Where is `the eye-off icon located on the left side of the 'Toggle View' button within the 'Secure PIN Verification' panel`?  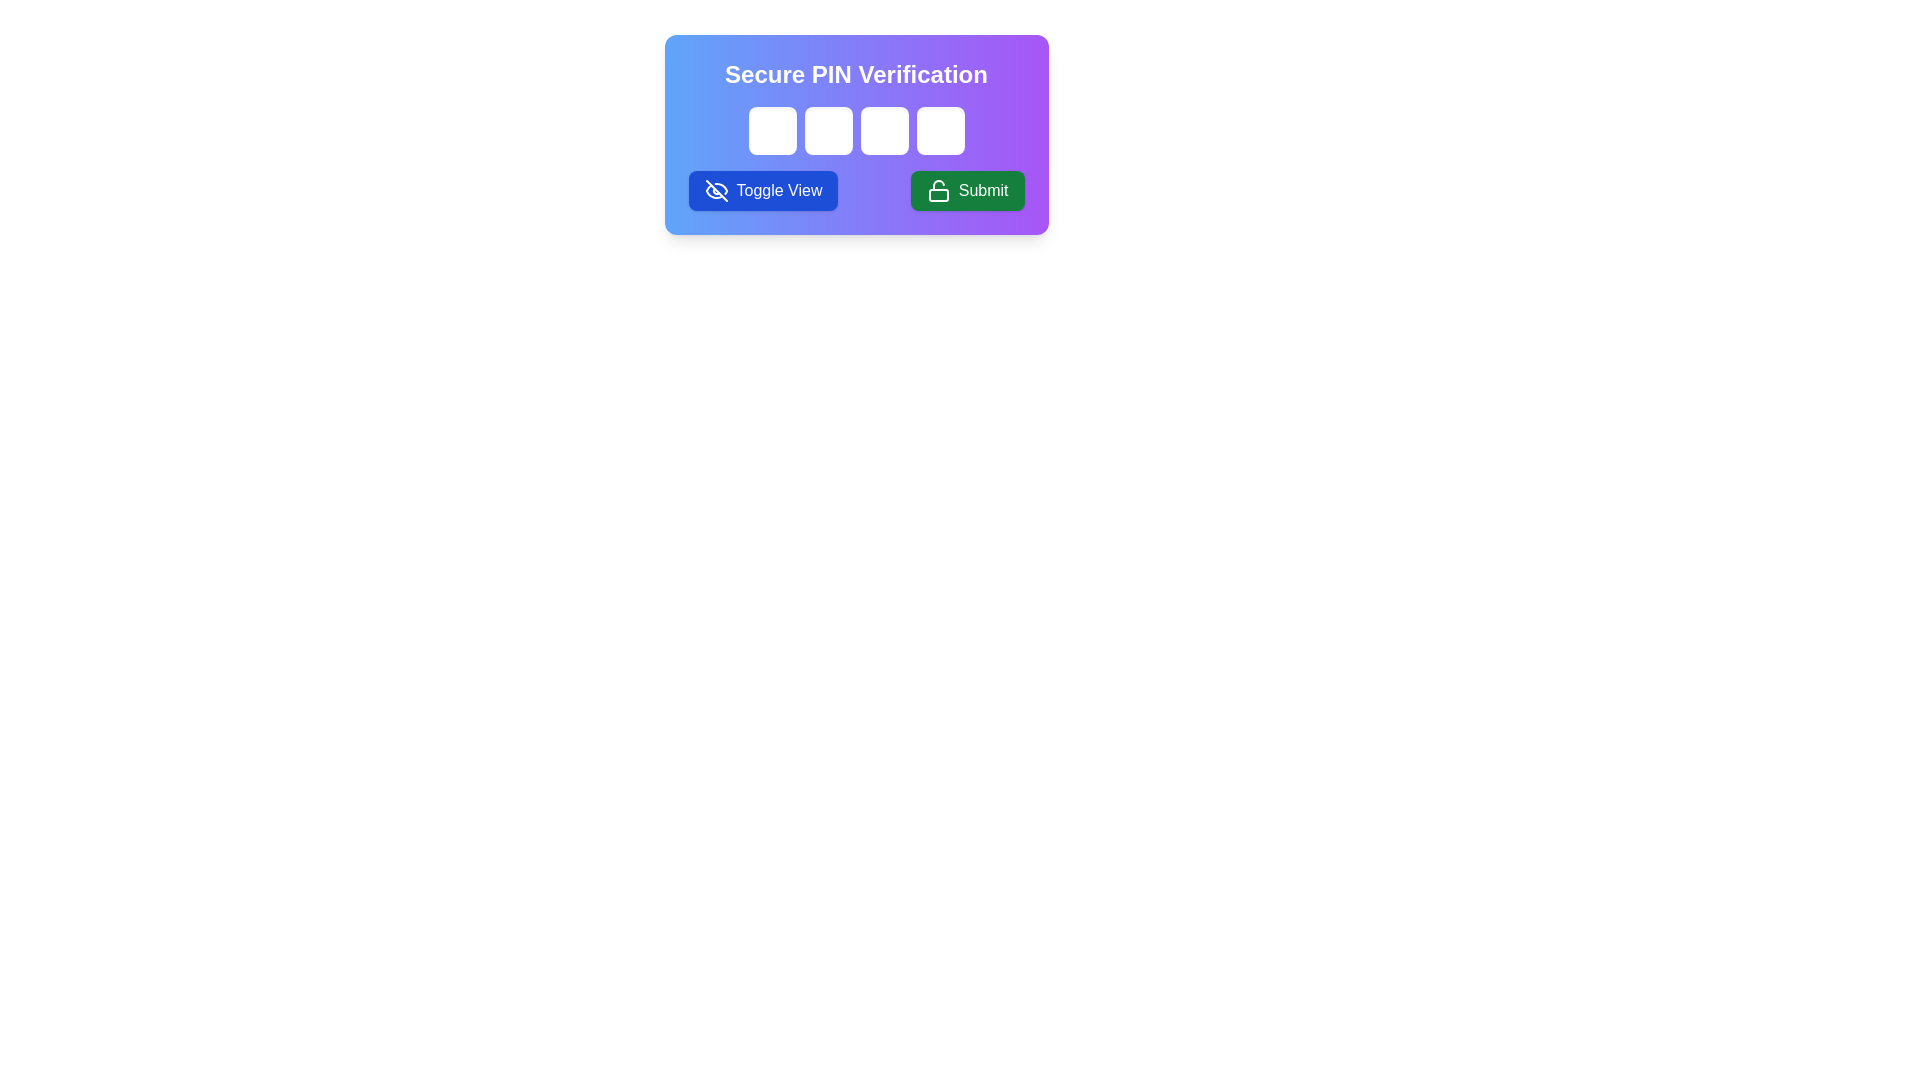 the eye-off icon located on the left side of the 'Toggle View' button within the 'Secure PIN Verification' panel is located at coordinates (716, 191).